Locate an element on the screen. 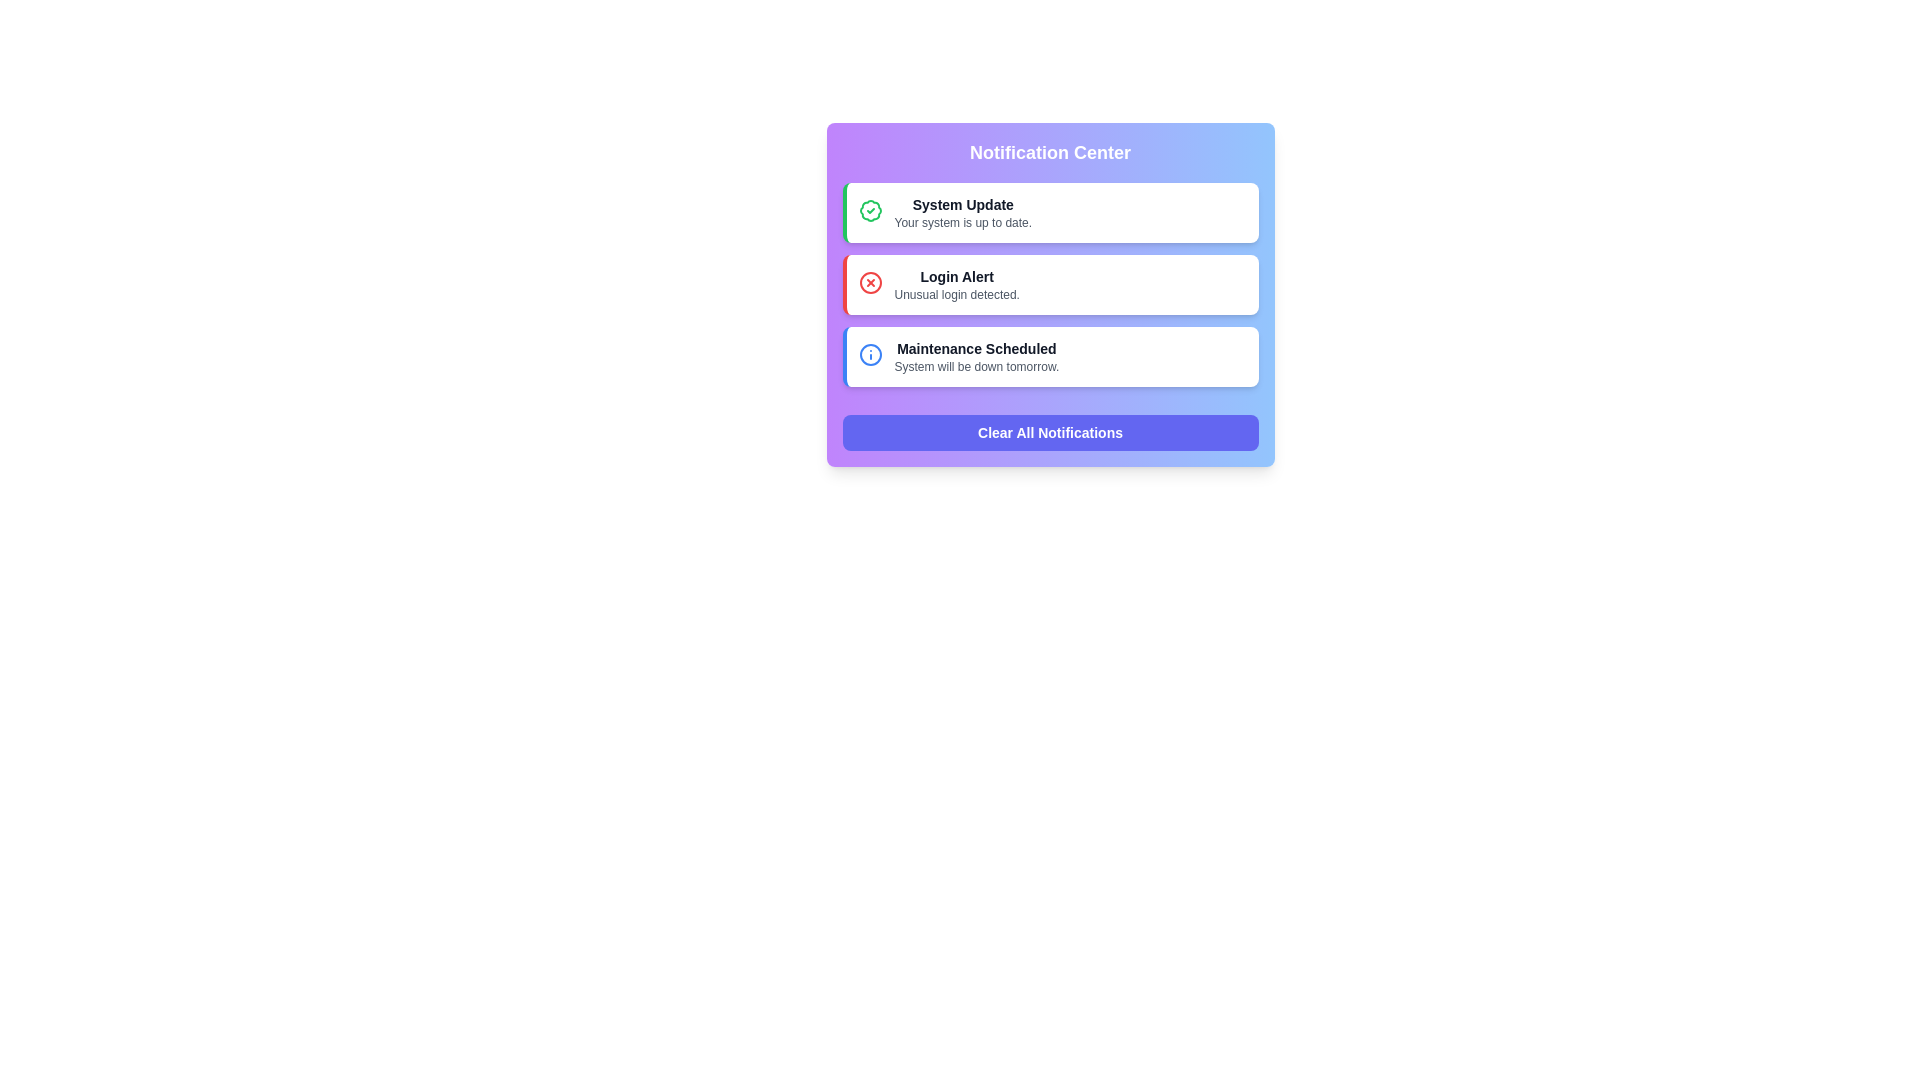 This screenshot has height=1080, width=1920. text of the primary title in the second notification panel, located to the right of the red circular icon and above the descriptive text 'Unusual login detected.' is located at coordinates (956, 277).